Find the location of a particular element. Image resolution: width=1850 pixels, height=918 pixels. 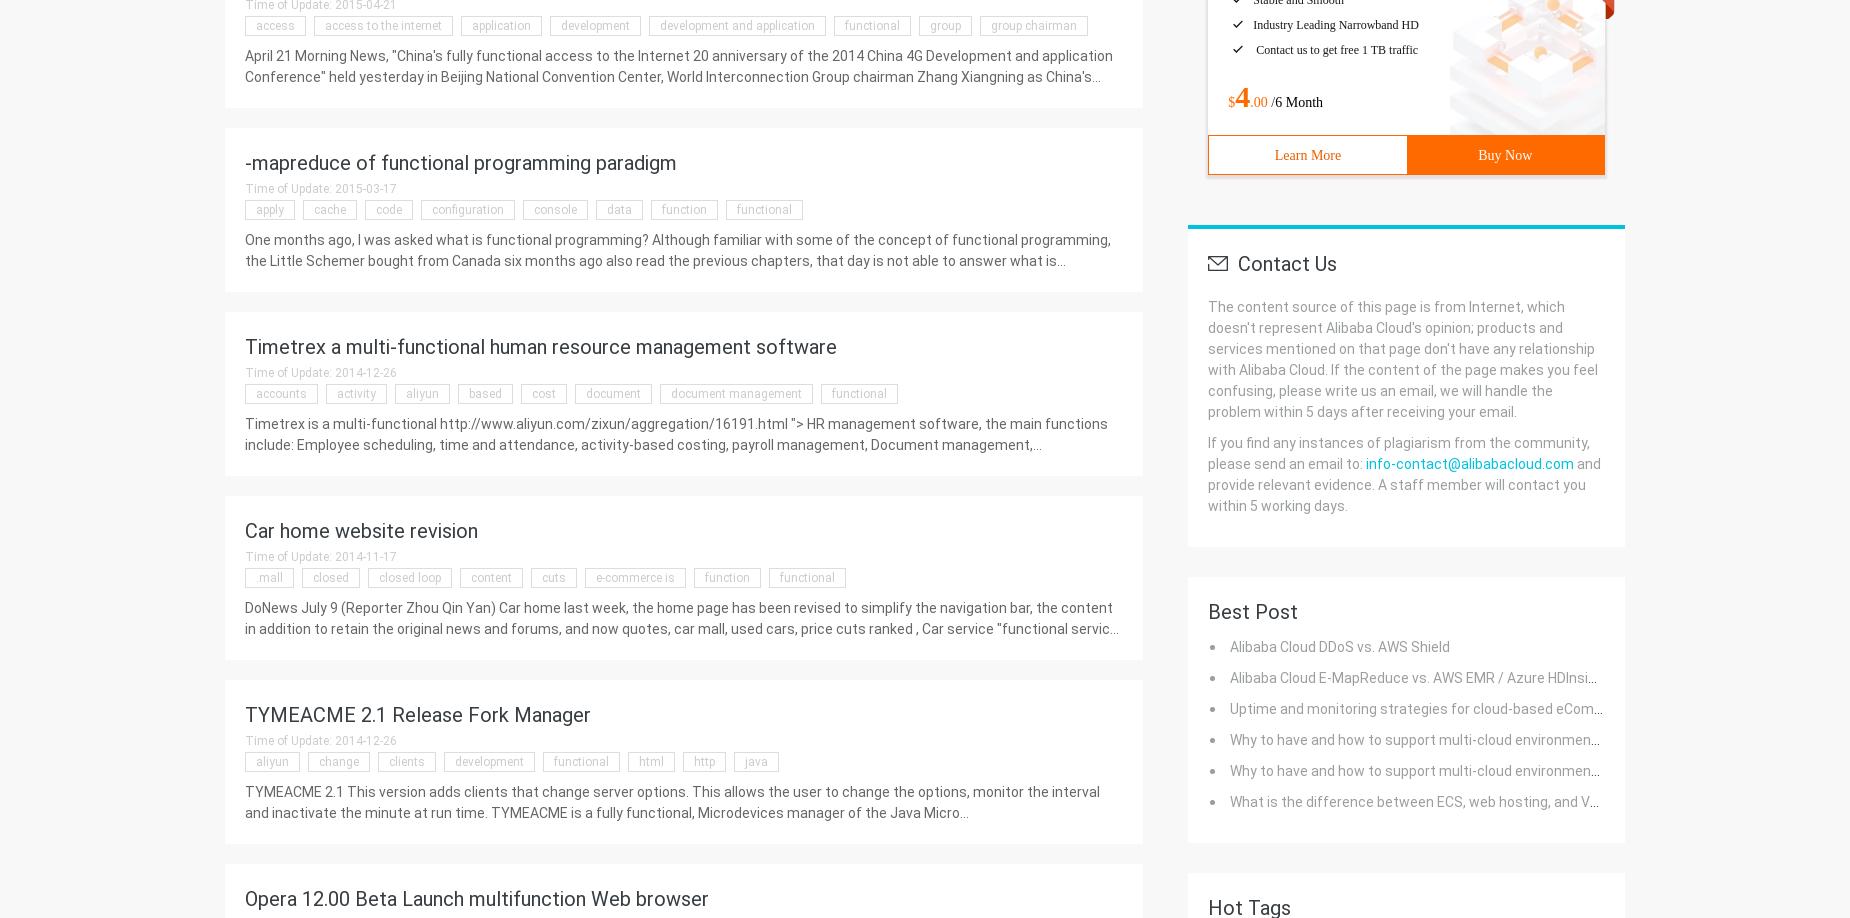

'$' is located at coordinates (1230, 101).